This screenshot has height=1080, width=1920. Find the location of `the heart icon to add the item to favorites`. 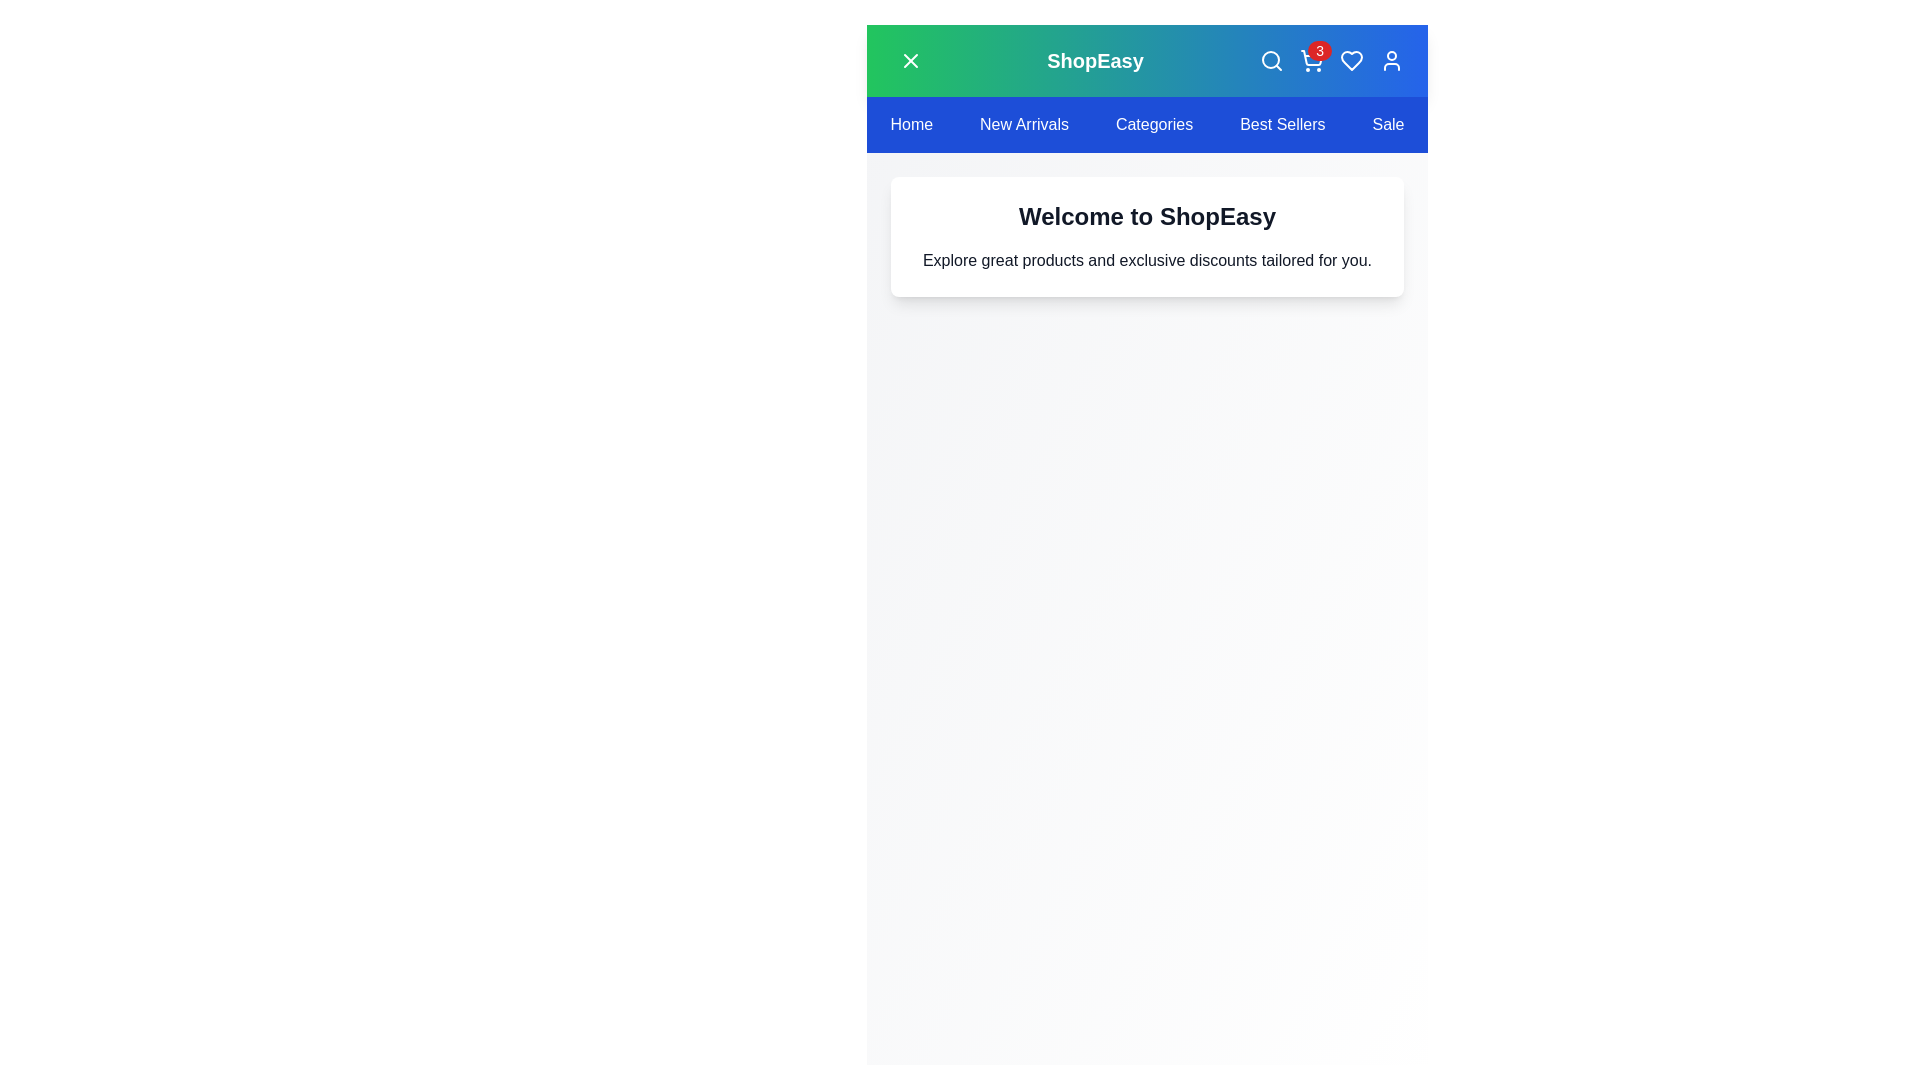

the heart icon to add the item to favorites is located at coordinates (1352, 60).